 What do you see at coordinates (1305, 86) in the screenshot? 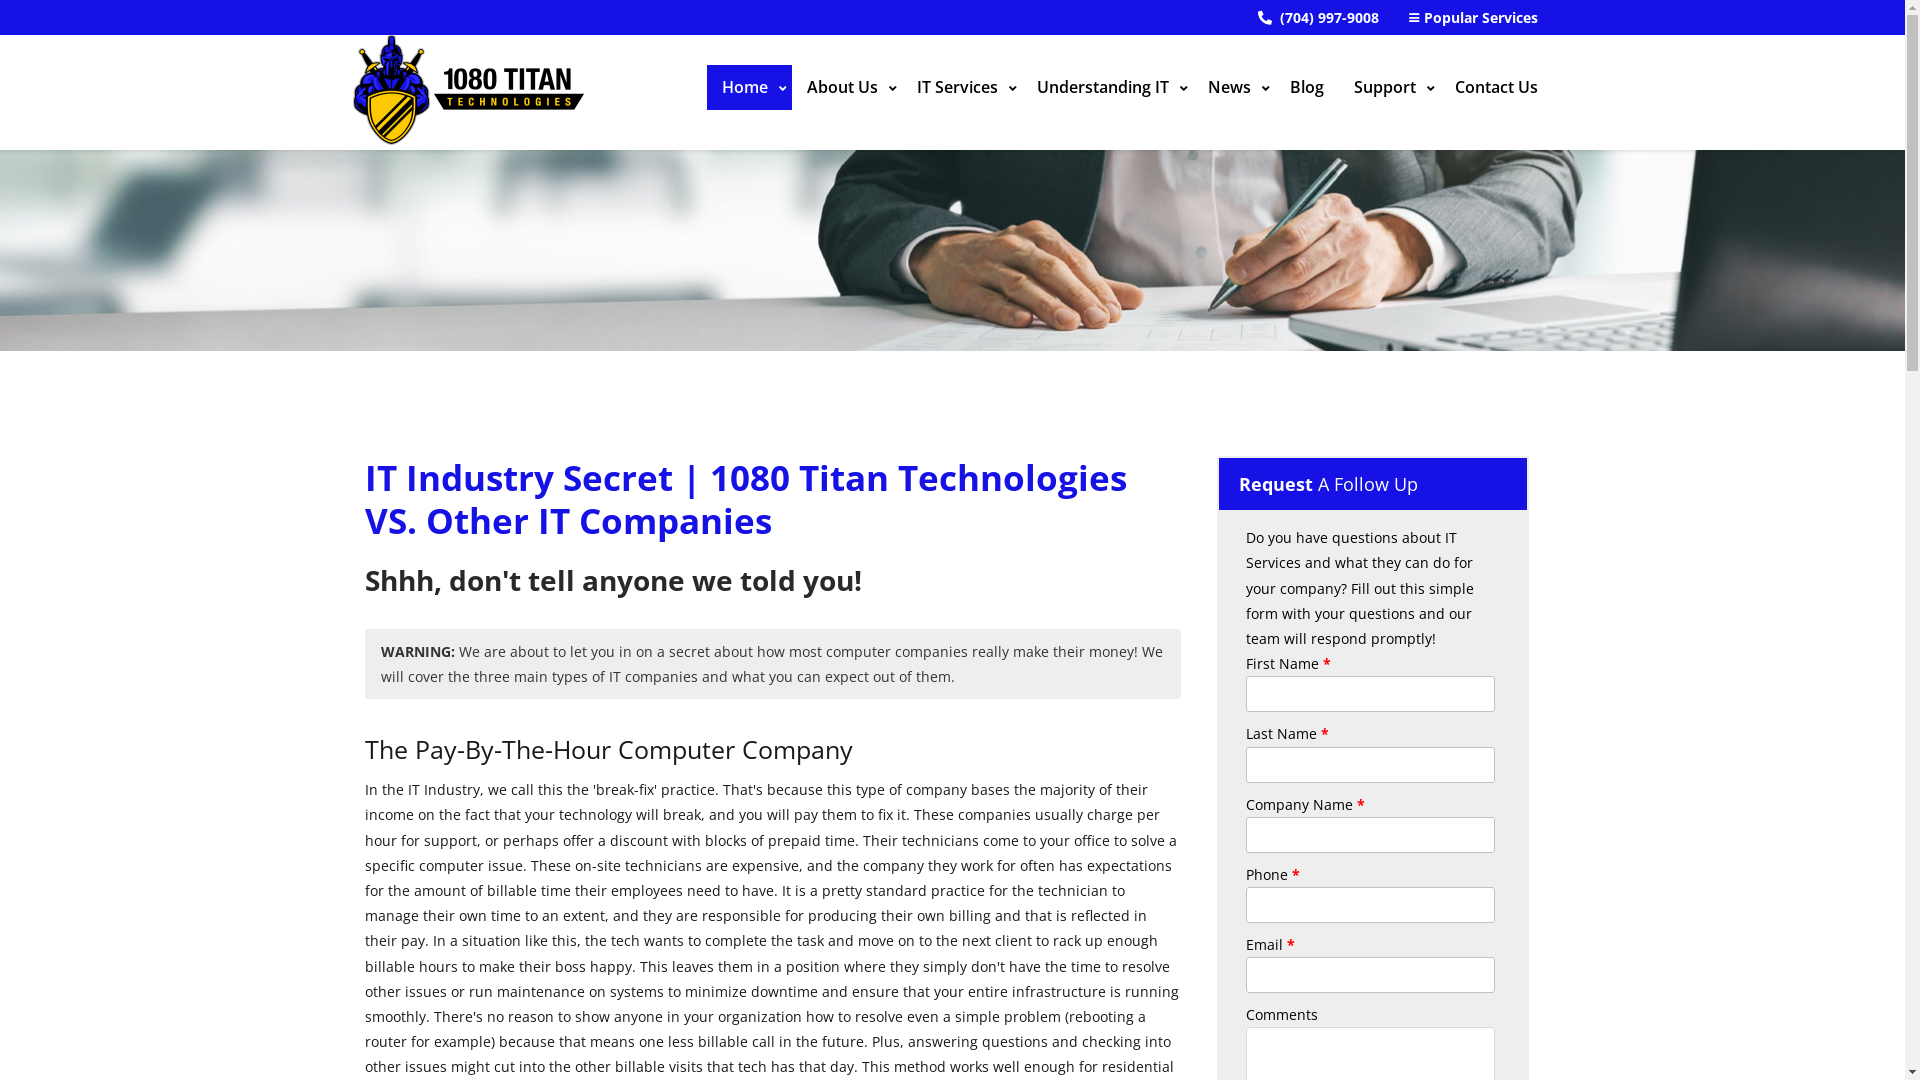
I see `'Blog'` at bounding box center [1305, 86].